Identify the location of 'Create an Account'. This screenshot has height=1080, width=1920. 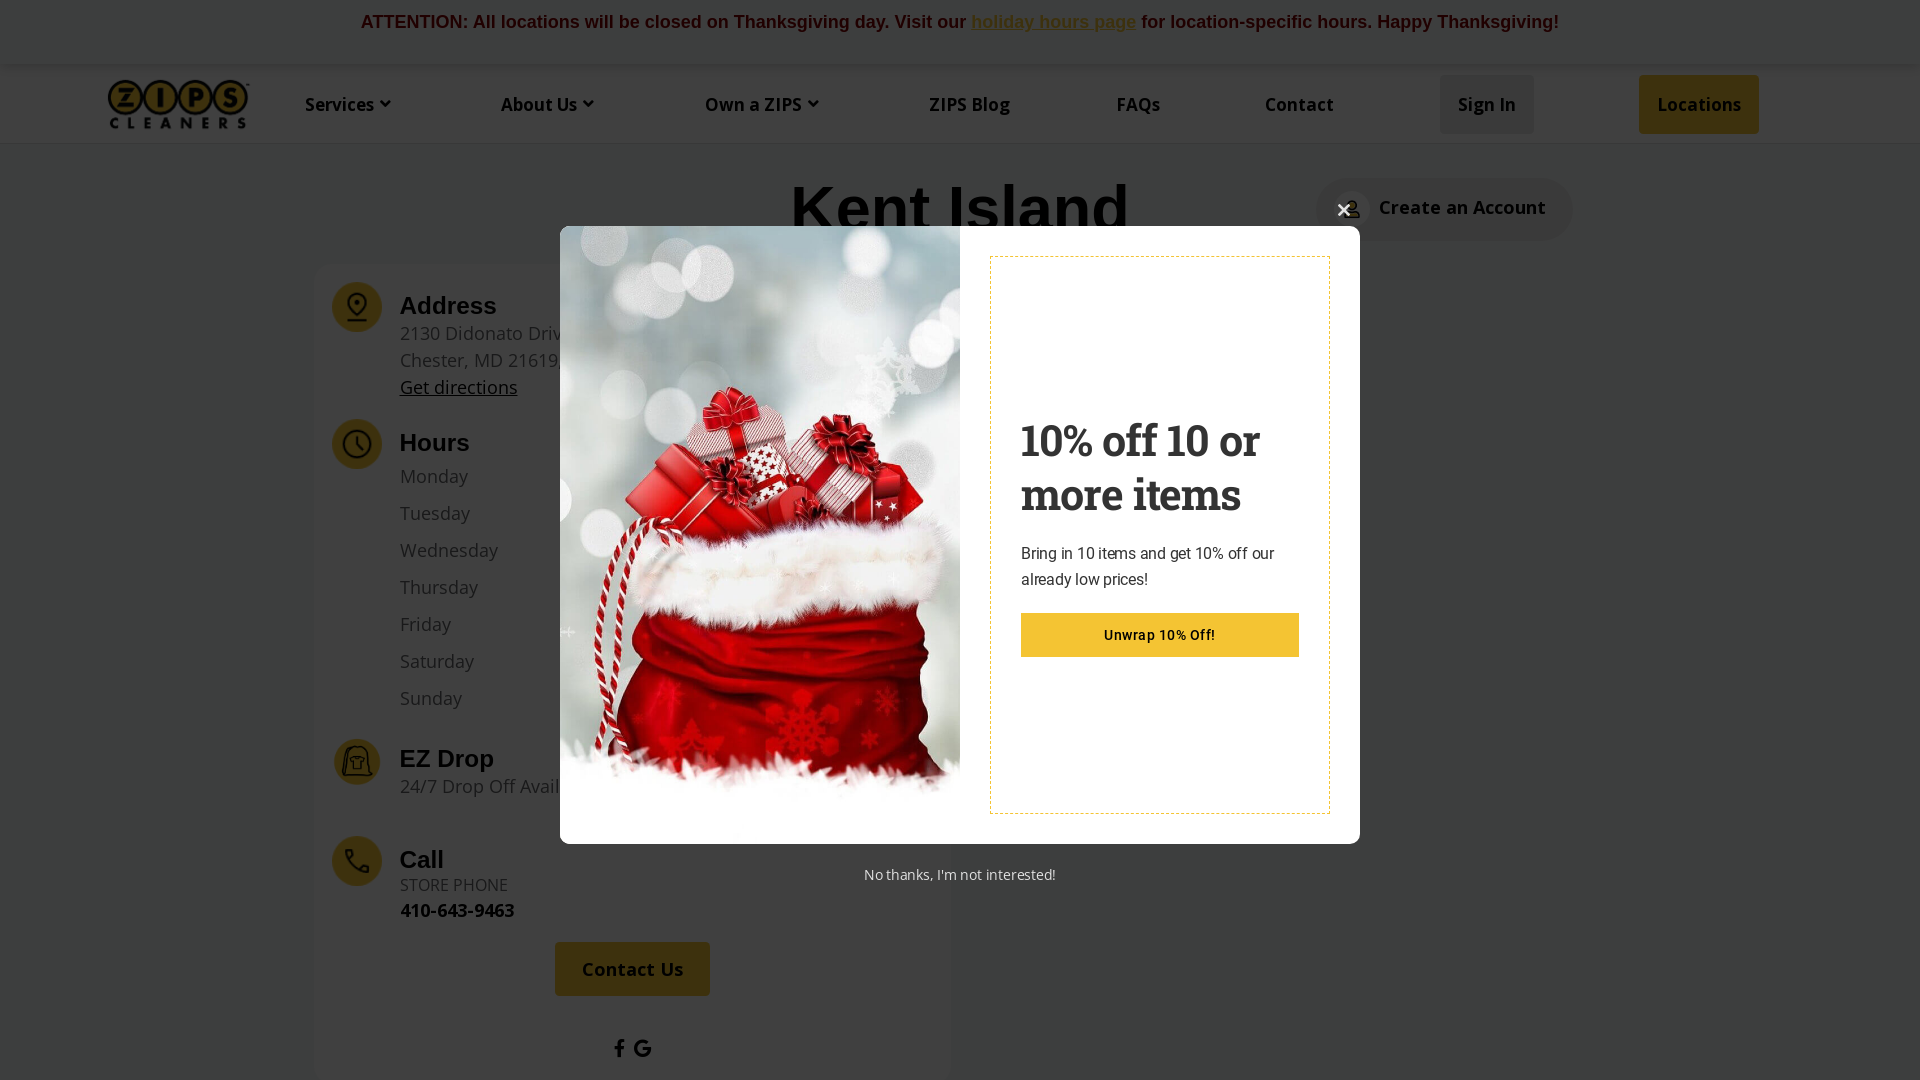
(1444, 209).